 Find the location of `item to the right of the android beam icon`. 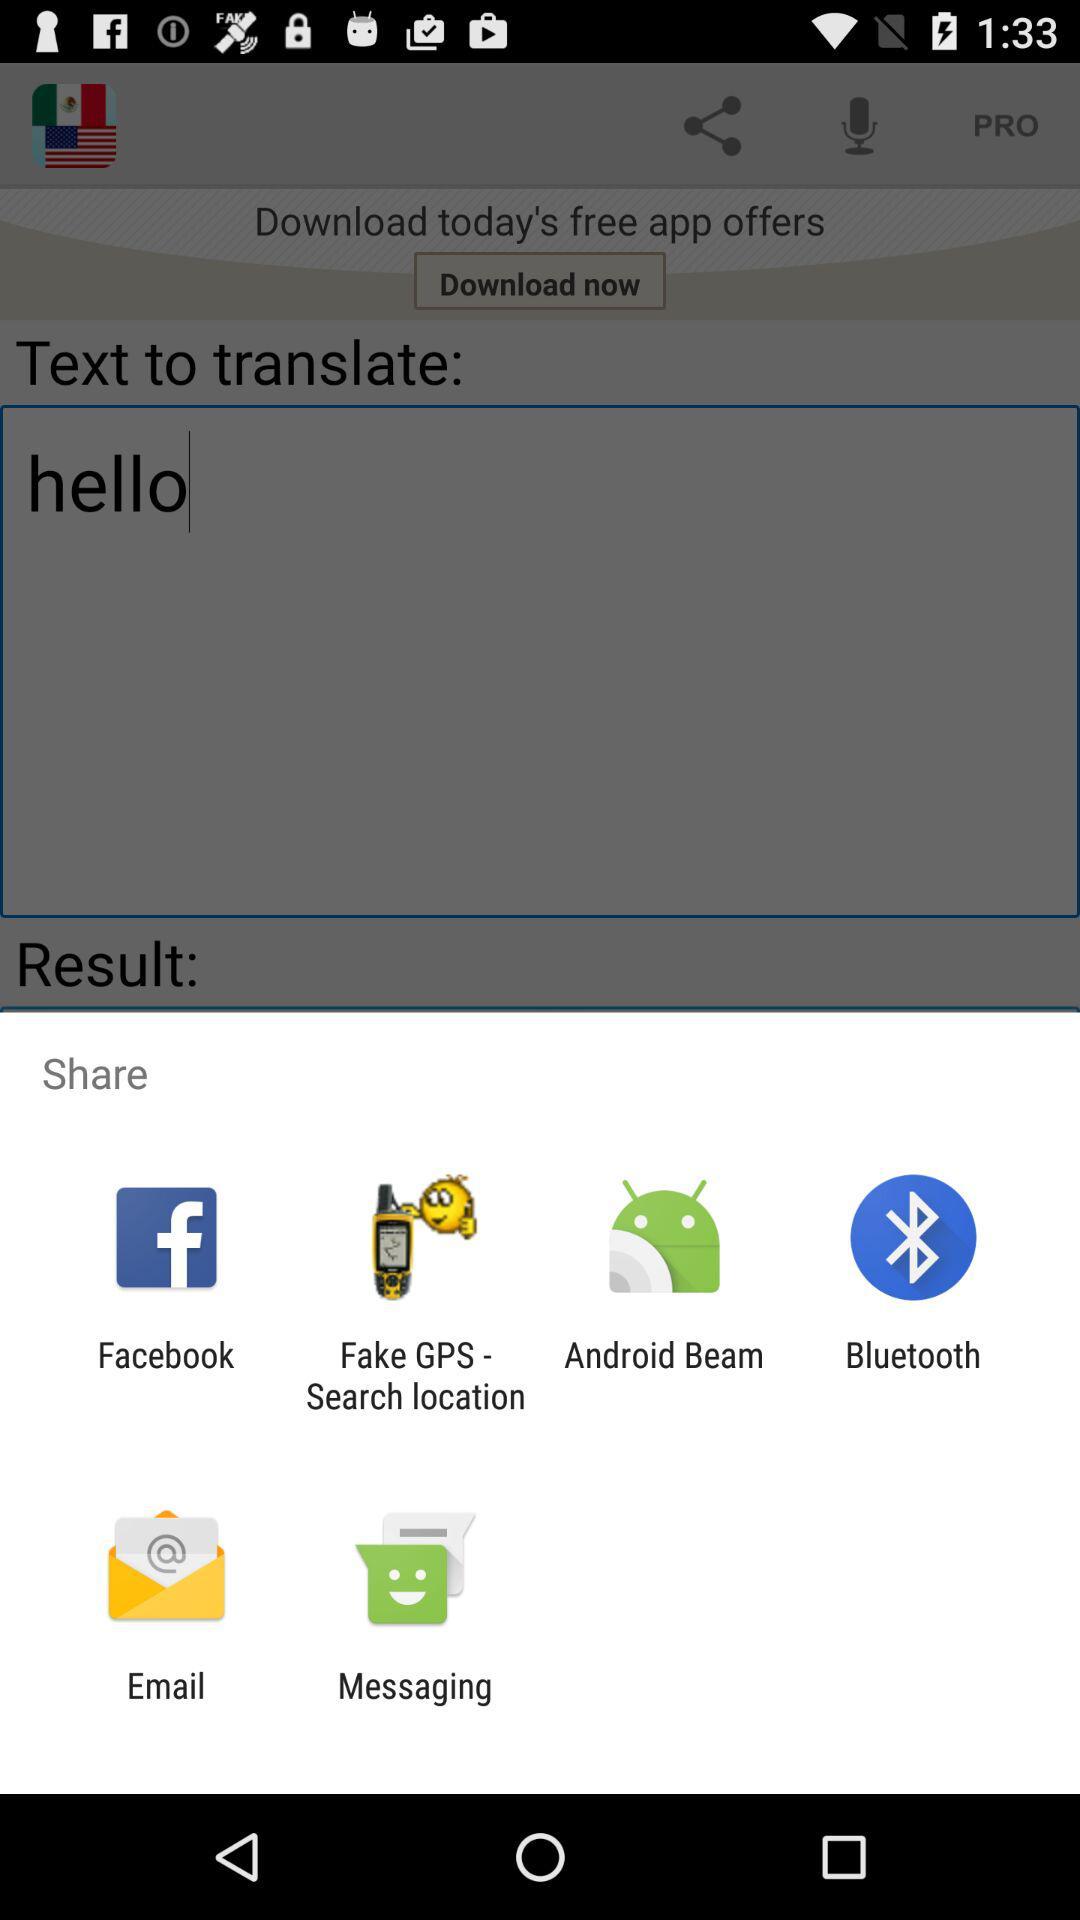

item to the right of the android beam icon is located at coordinates (913, 1374).